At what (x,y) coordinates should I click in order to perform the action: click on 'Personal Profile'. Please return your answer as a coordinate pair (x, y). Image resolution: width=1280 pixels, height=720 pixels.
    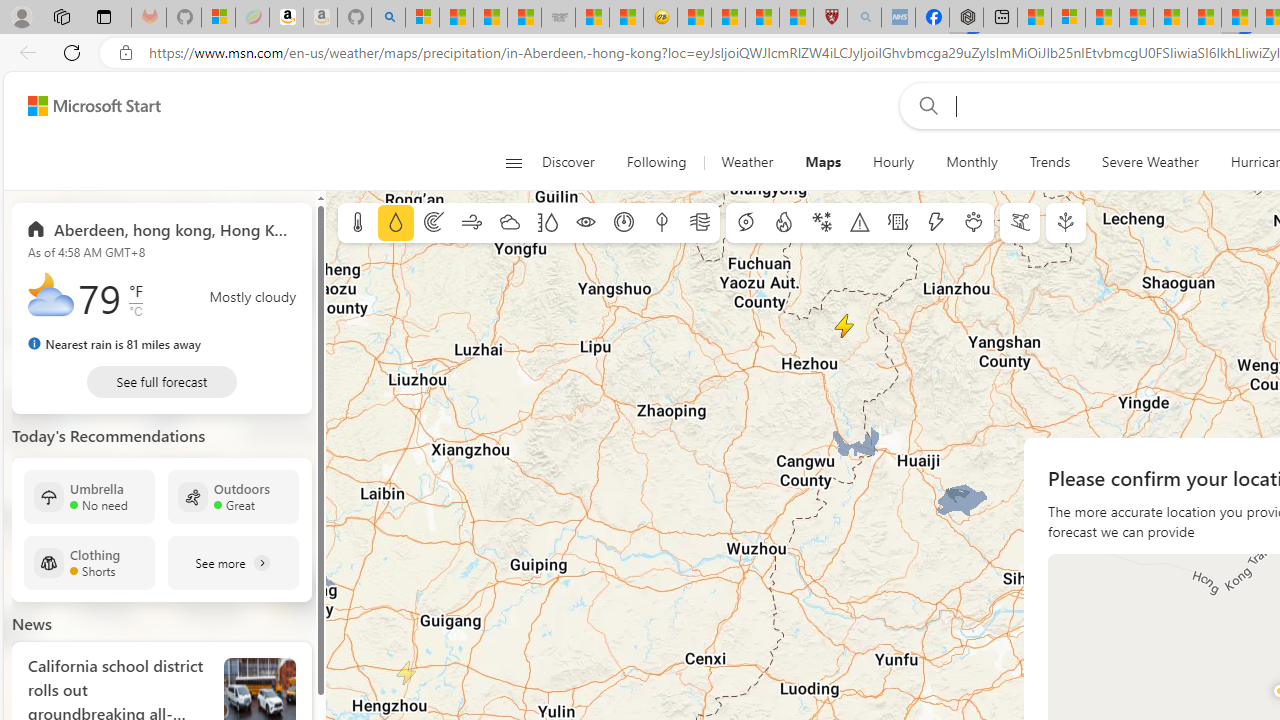
    Looking at the image, I should click on (21, 16).